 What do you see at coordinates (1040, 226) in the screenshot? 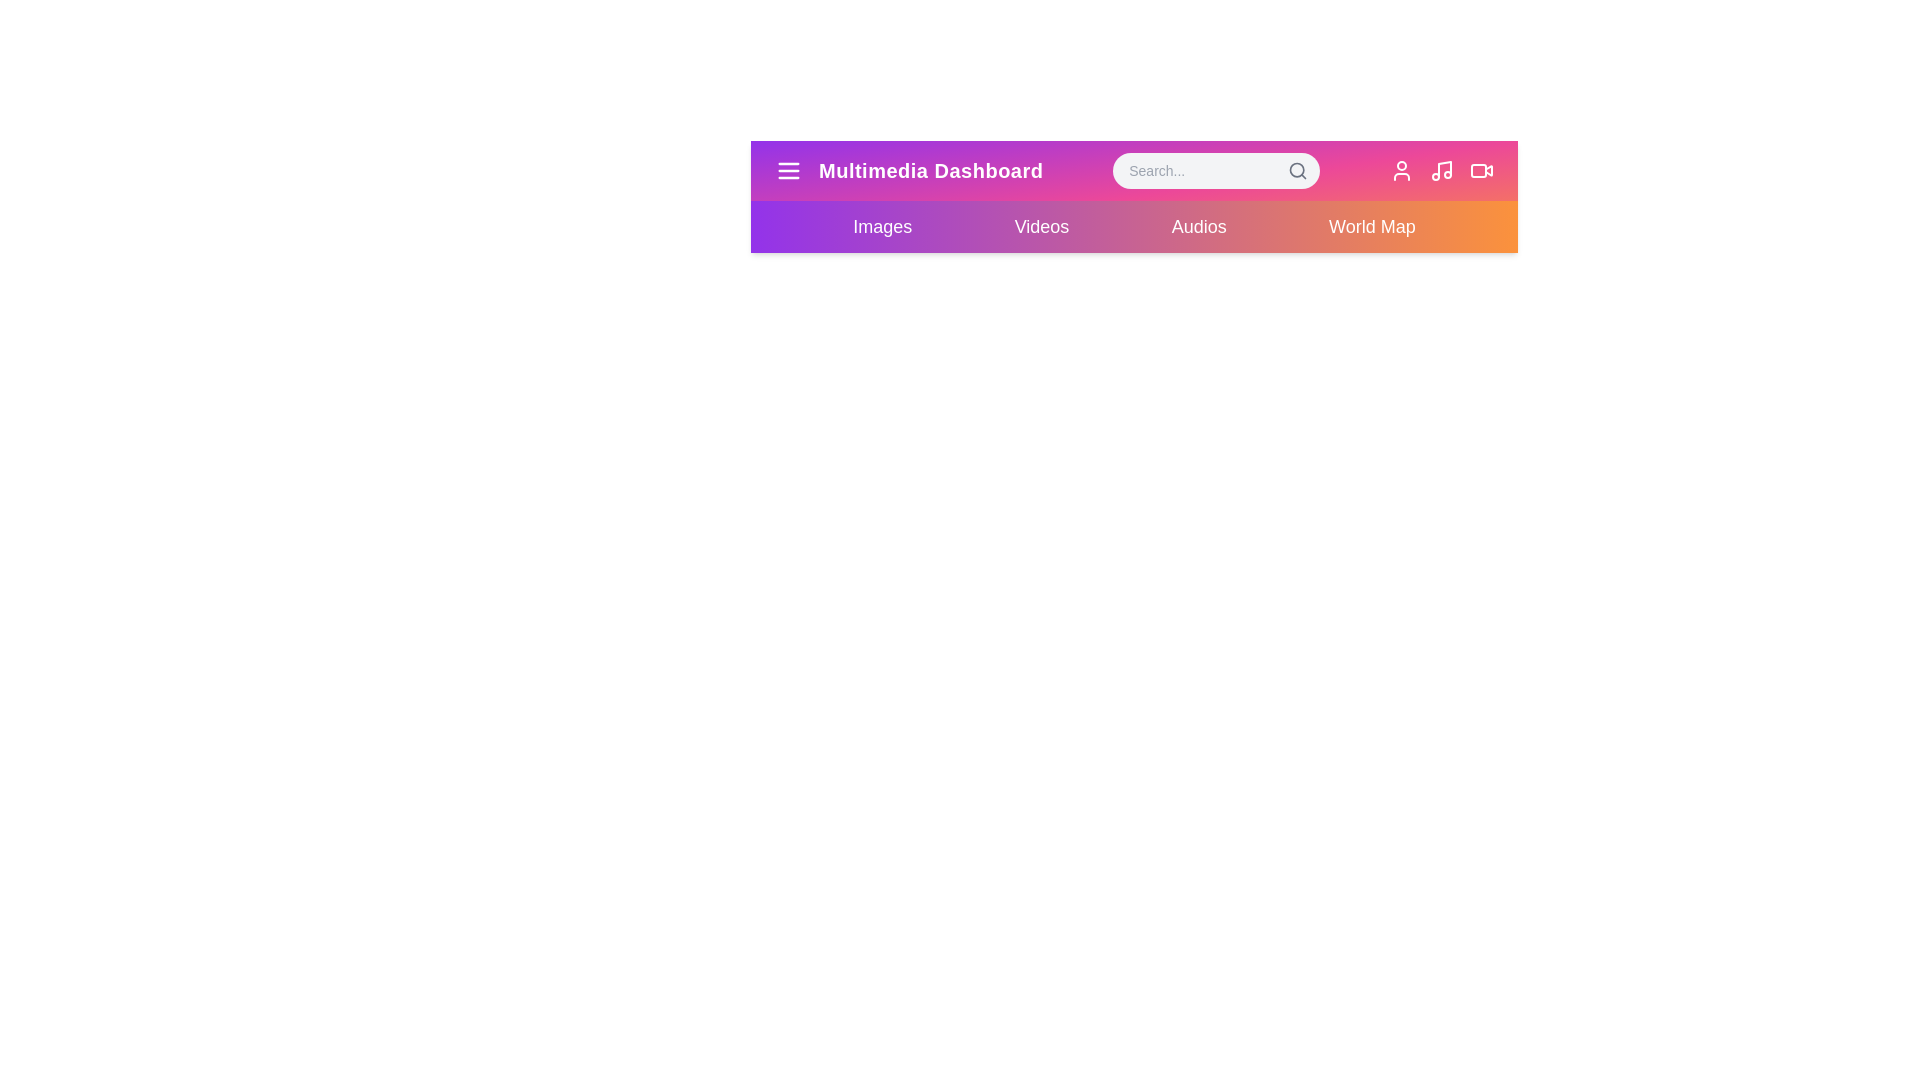
I see `the element Videos menu item to reveal its hover effect` at bounding box center [1040, 226].